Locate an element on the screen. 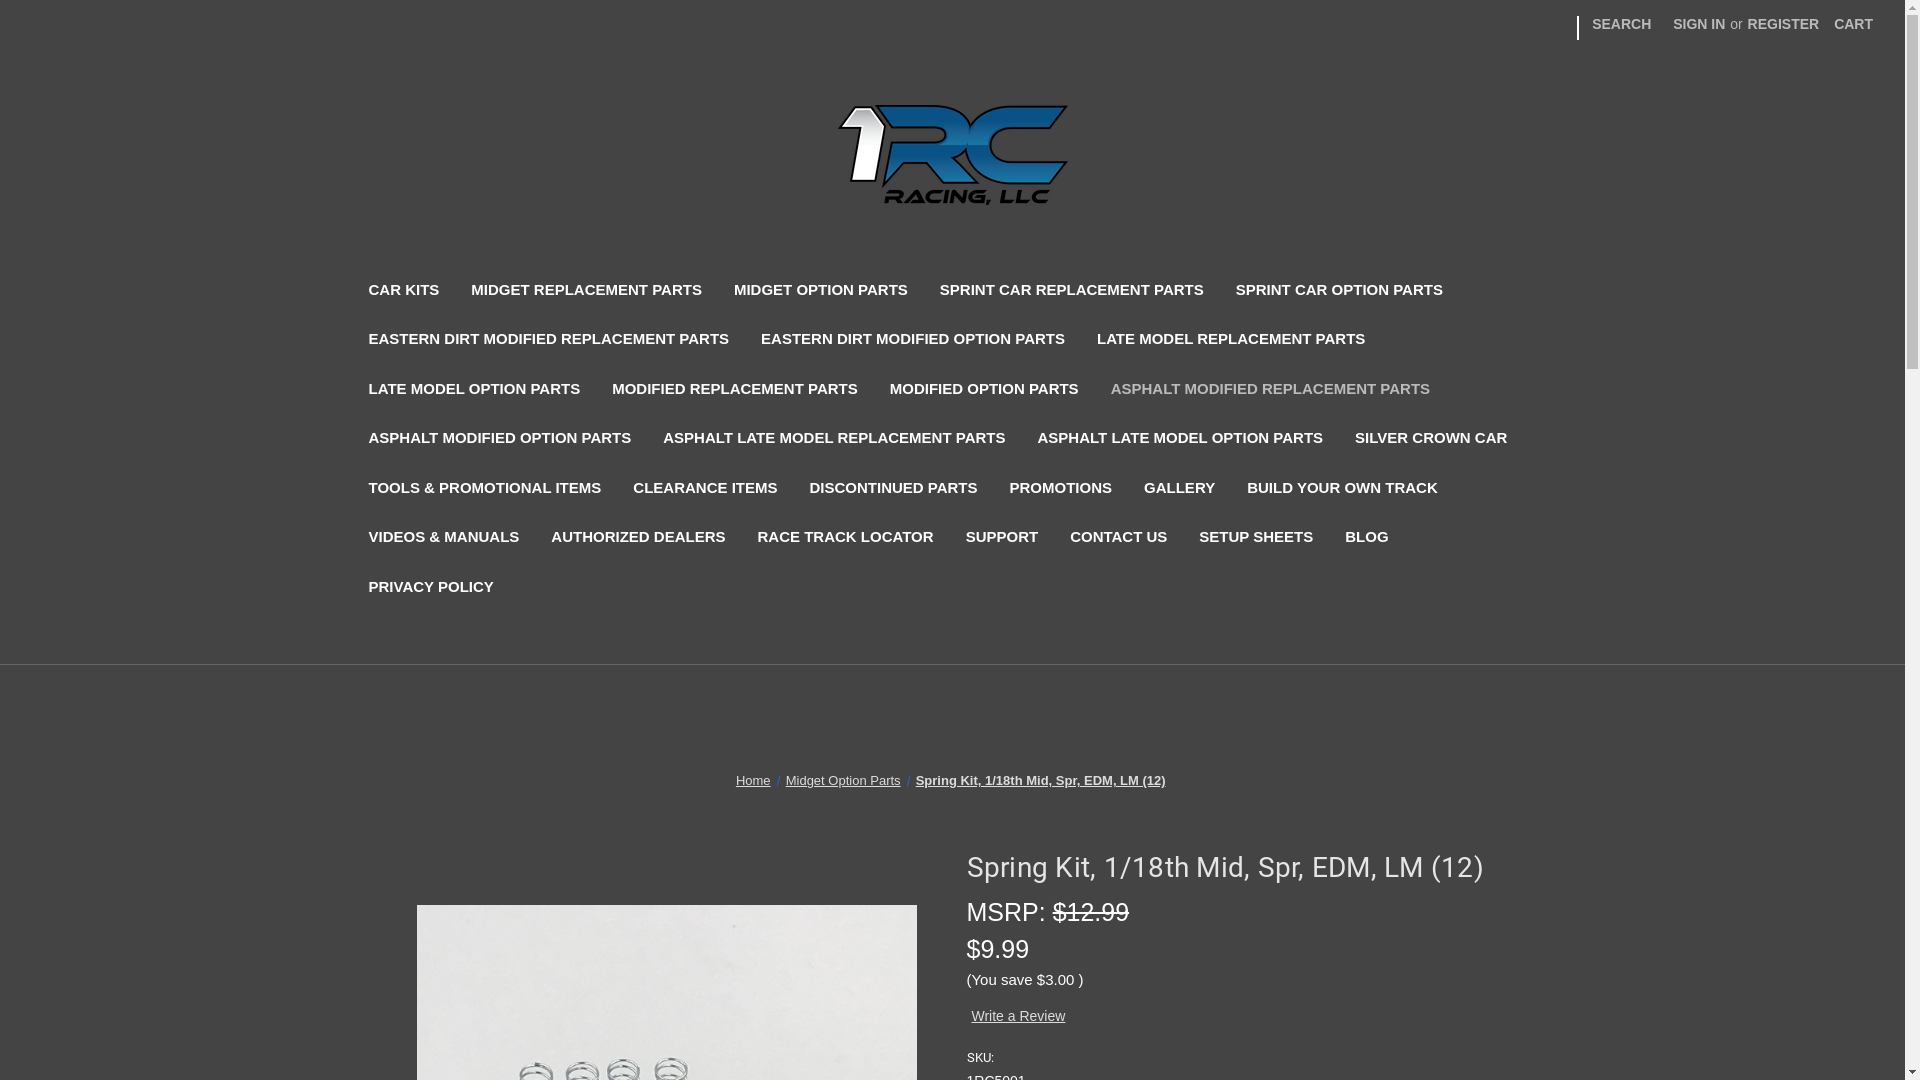  'CAR KITS' is located at coordinates (402, 292).